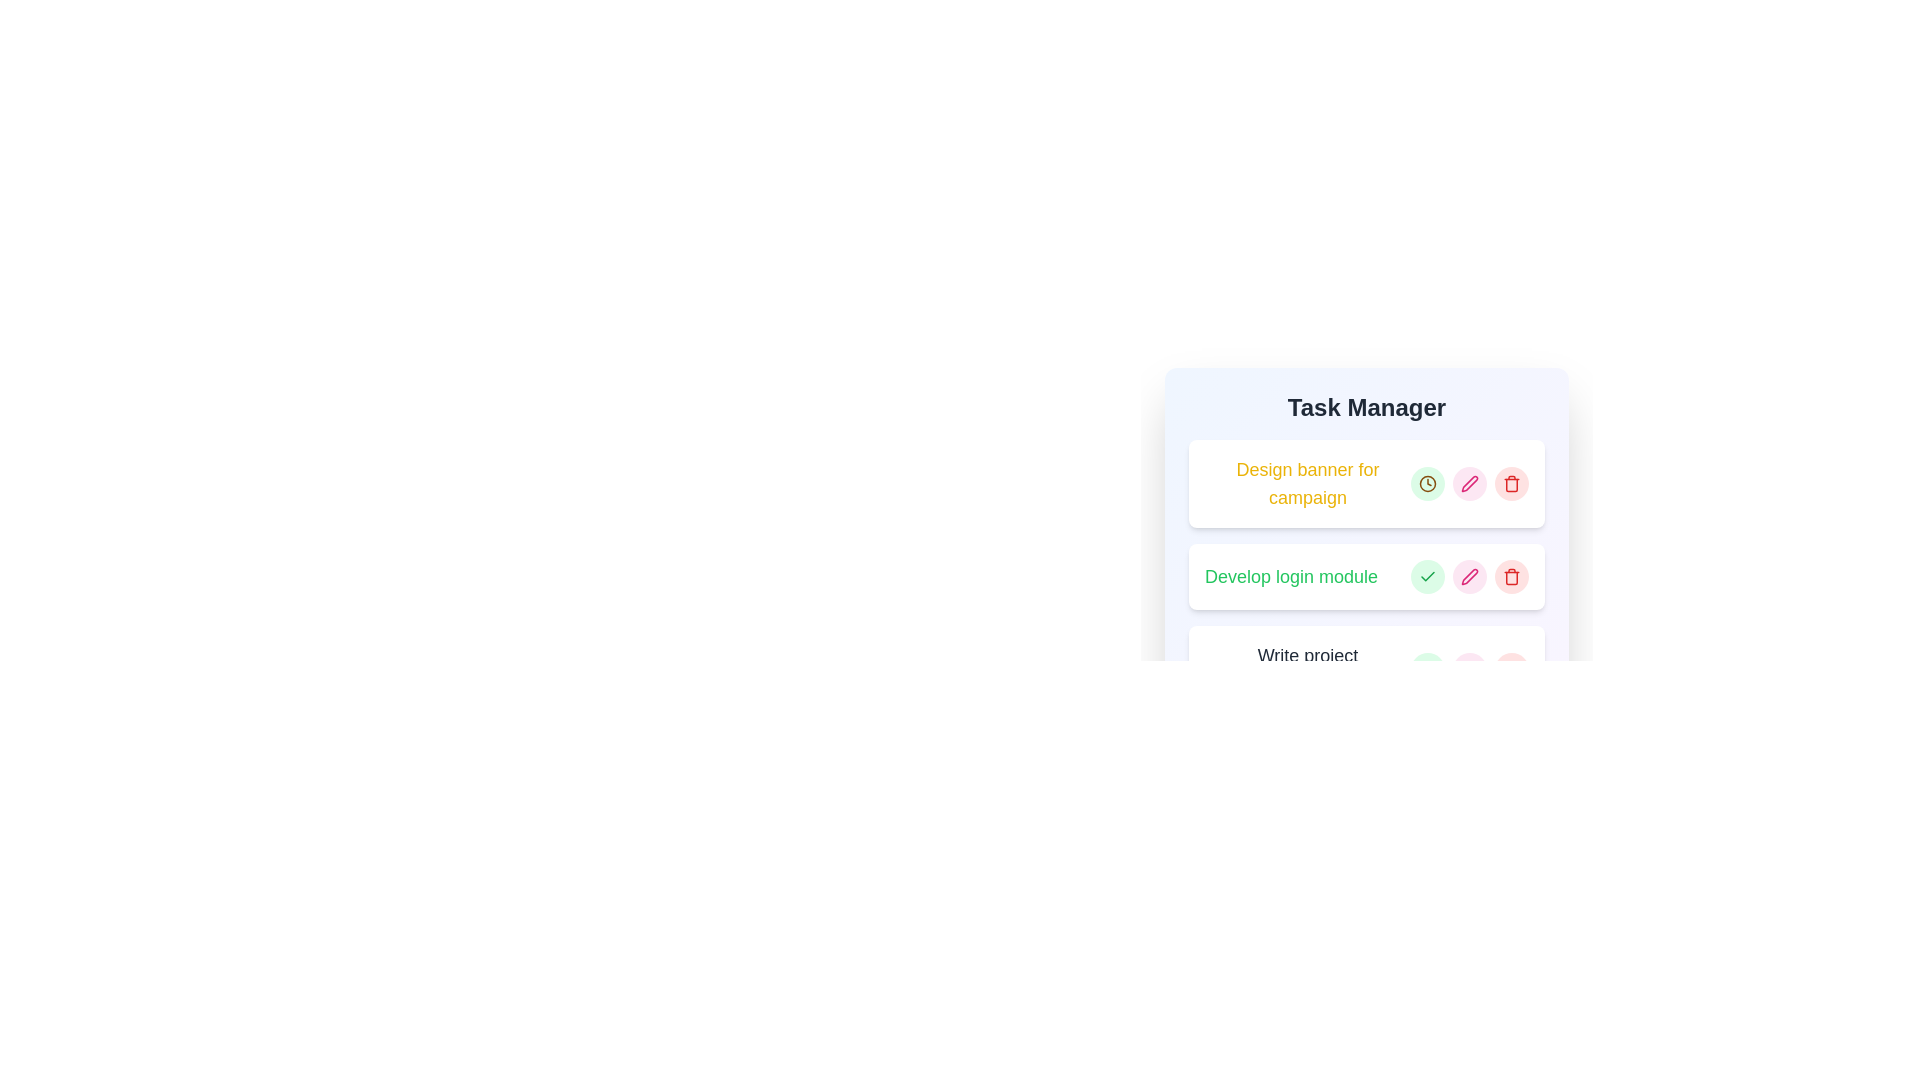 The image size is (1920, 1080). Describe the element at coordinates (1308, 483) in the screenshot. I see `the text label displaying 'Design banner for campaign', which is styled in yellow font and positioned at the leftmost side of the task card` at that location.